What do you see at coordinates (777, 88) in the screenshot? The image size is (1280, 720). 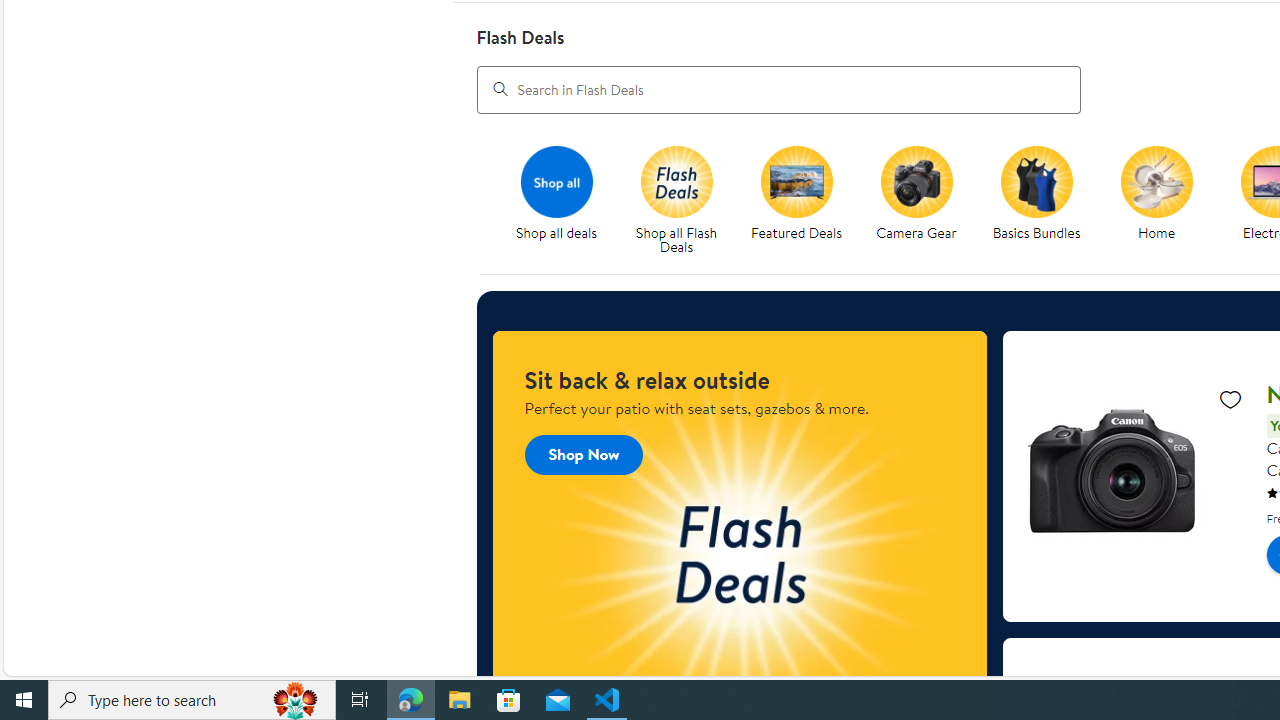 I see `'Search in Flash Deals'` at bounding box center [777, 88].